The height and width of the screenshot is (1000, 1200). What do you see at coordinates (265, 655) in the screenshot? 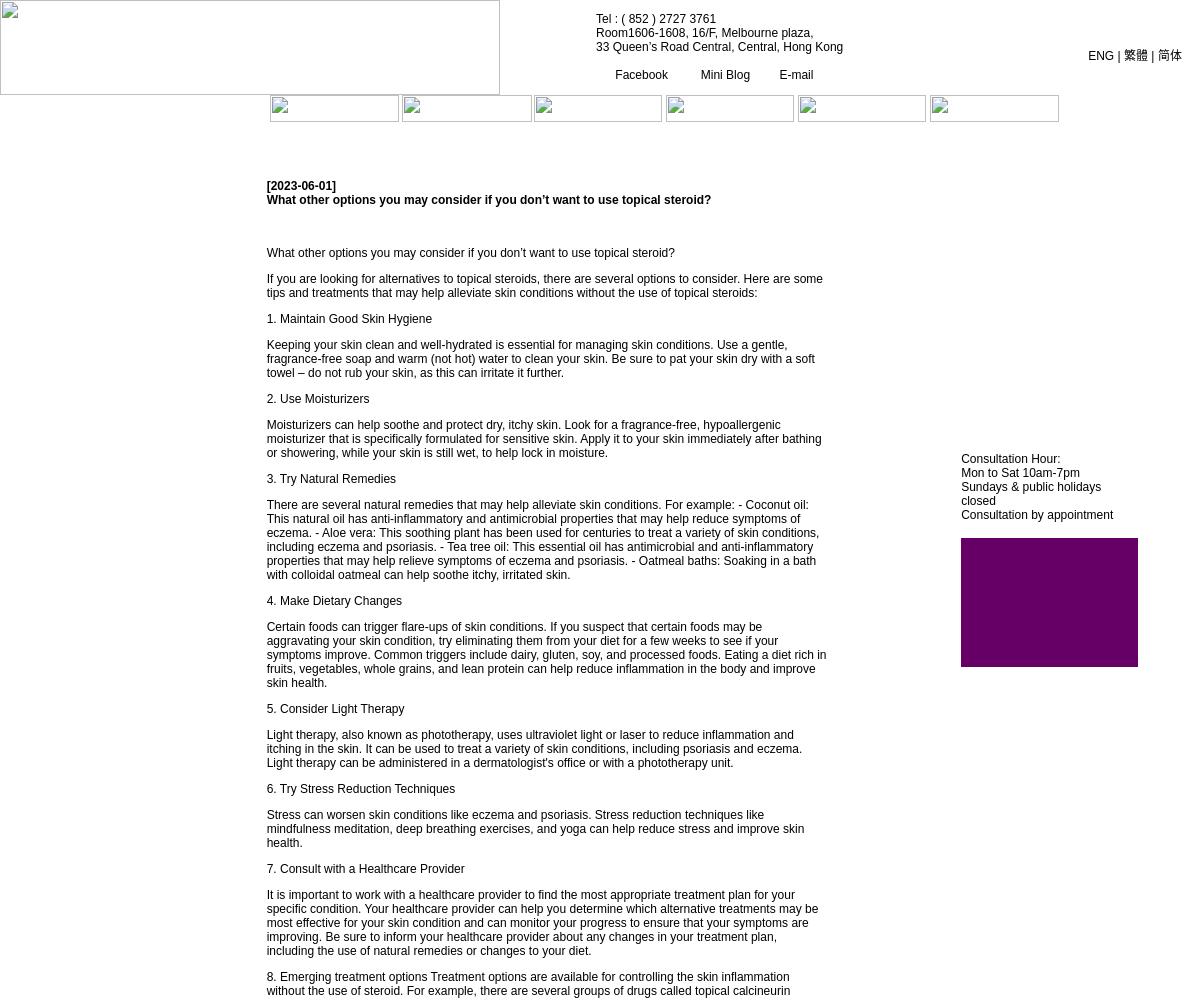
I see `'Certain foods can trigger flare-ups of skin conditions. If you suspect that certain foods may be aggravating your skin condition, try eliminating them from your diet for a few weeks to see if your symptoms improve. Common triggers include dairy, gluten, soy, and processed foods. Eating a diet rich in fruits, vegetables, whole grains, and lean protein can help reduce inflammation in the body and improve skin health.'` at bounding box center [265, 655].